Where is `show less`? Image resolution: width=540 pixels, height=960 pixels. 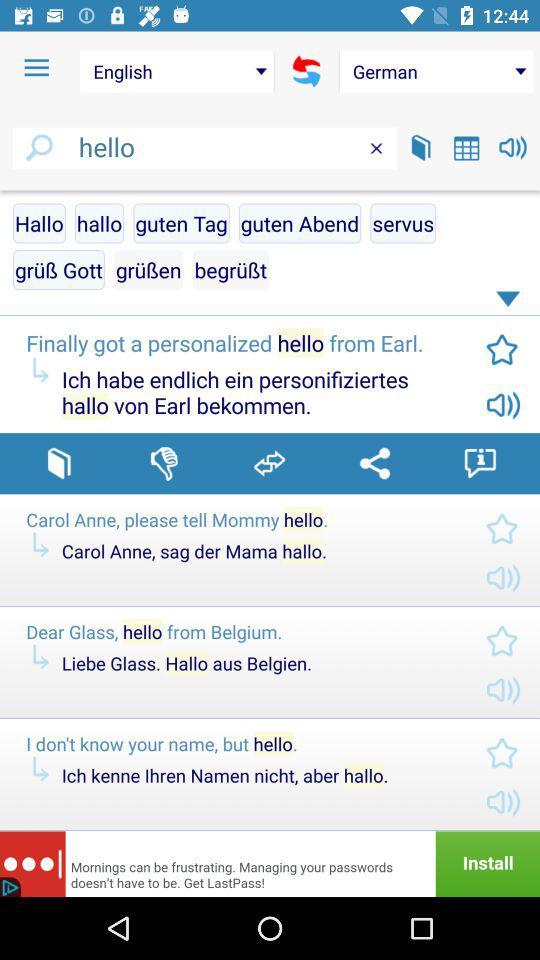
show less is located at coordinates (511, 303).